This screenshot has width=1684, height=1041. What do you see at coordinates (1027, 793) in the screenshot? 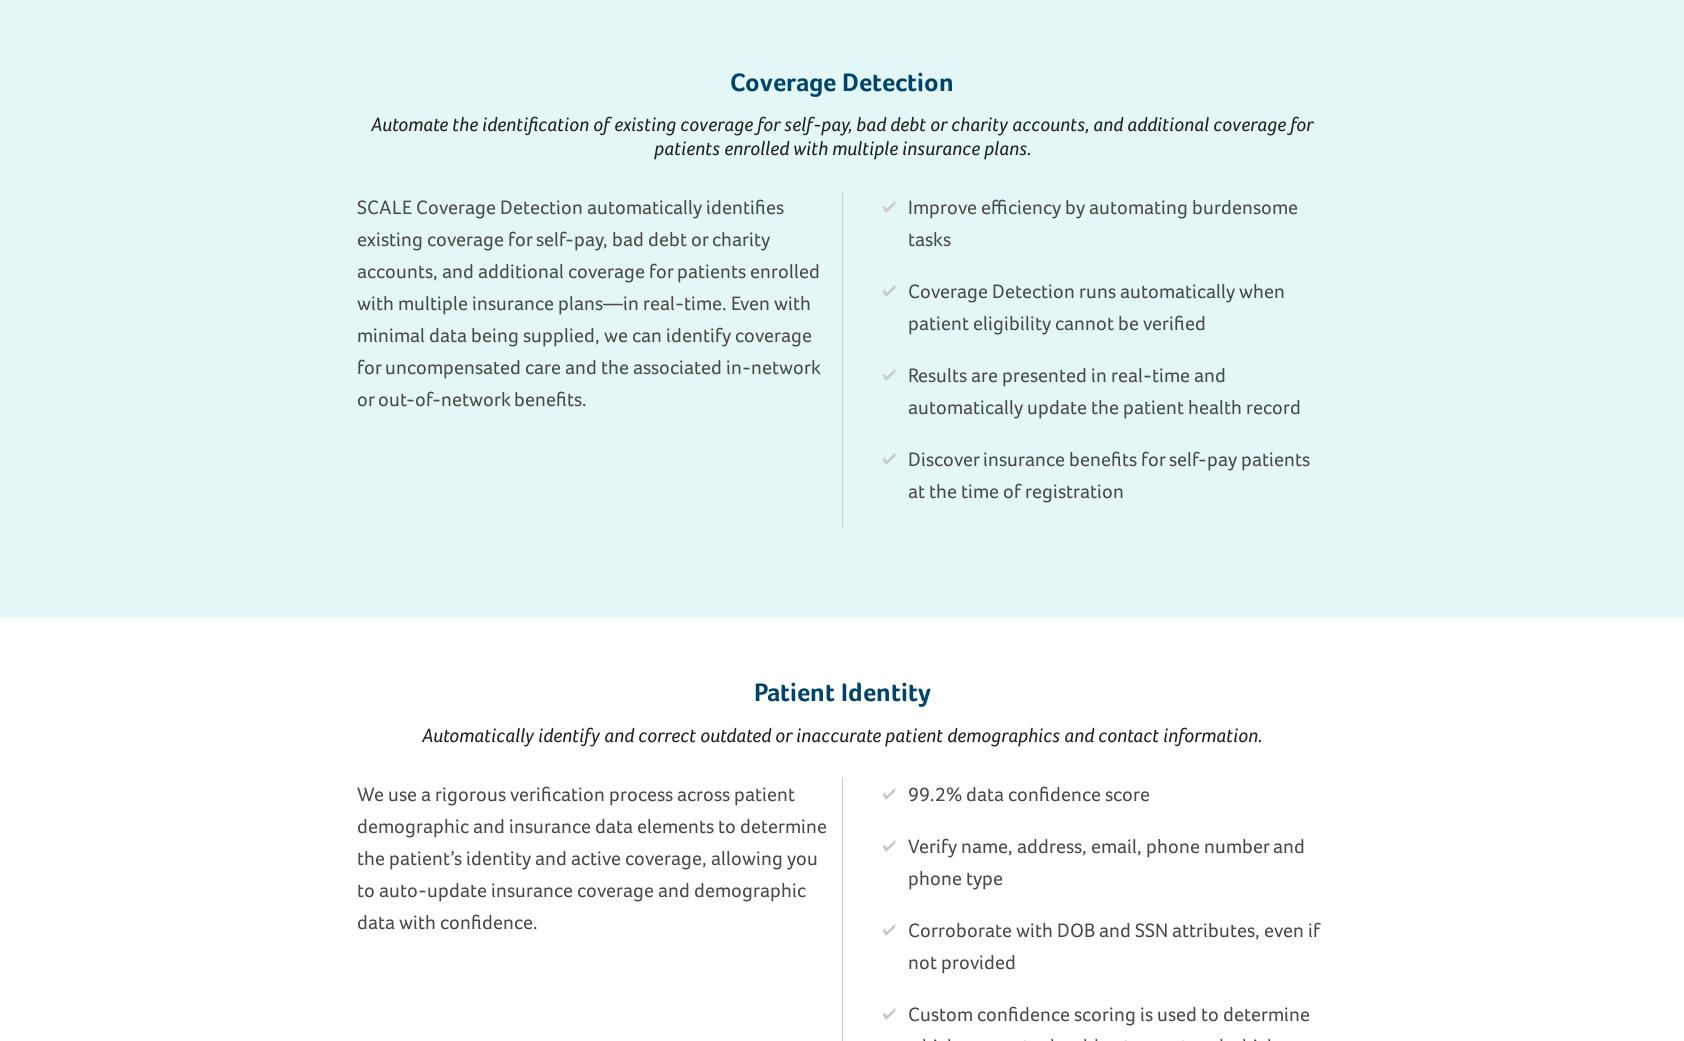
I see `'99.2% data confidence score'` at bounding box center [1027, 793].